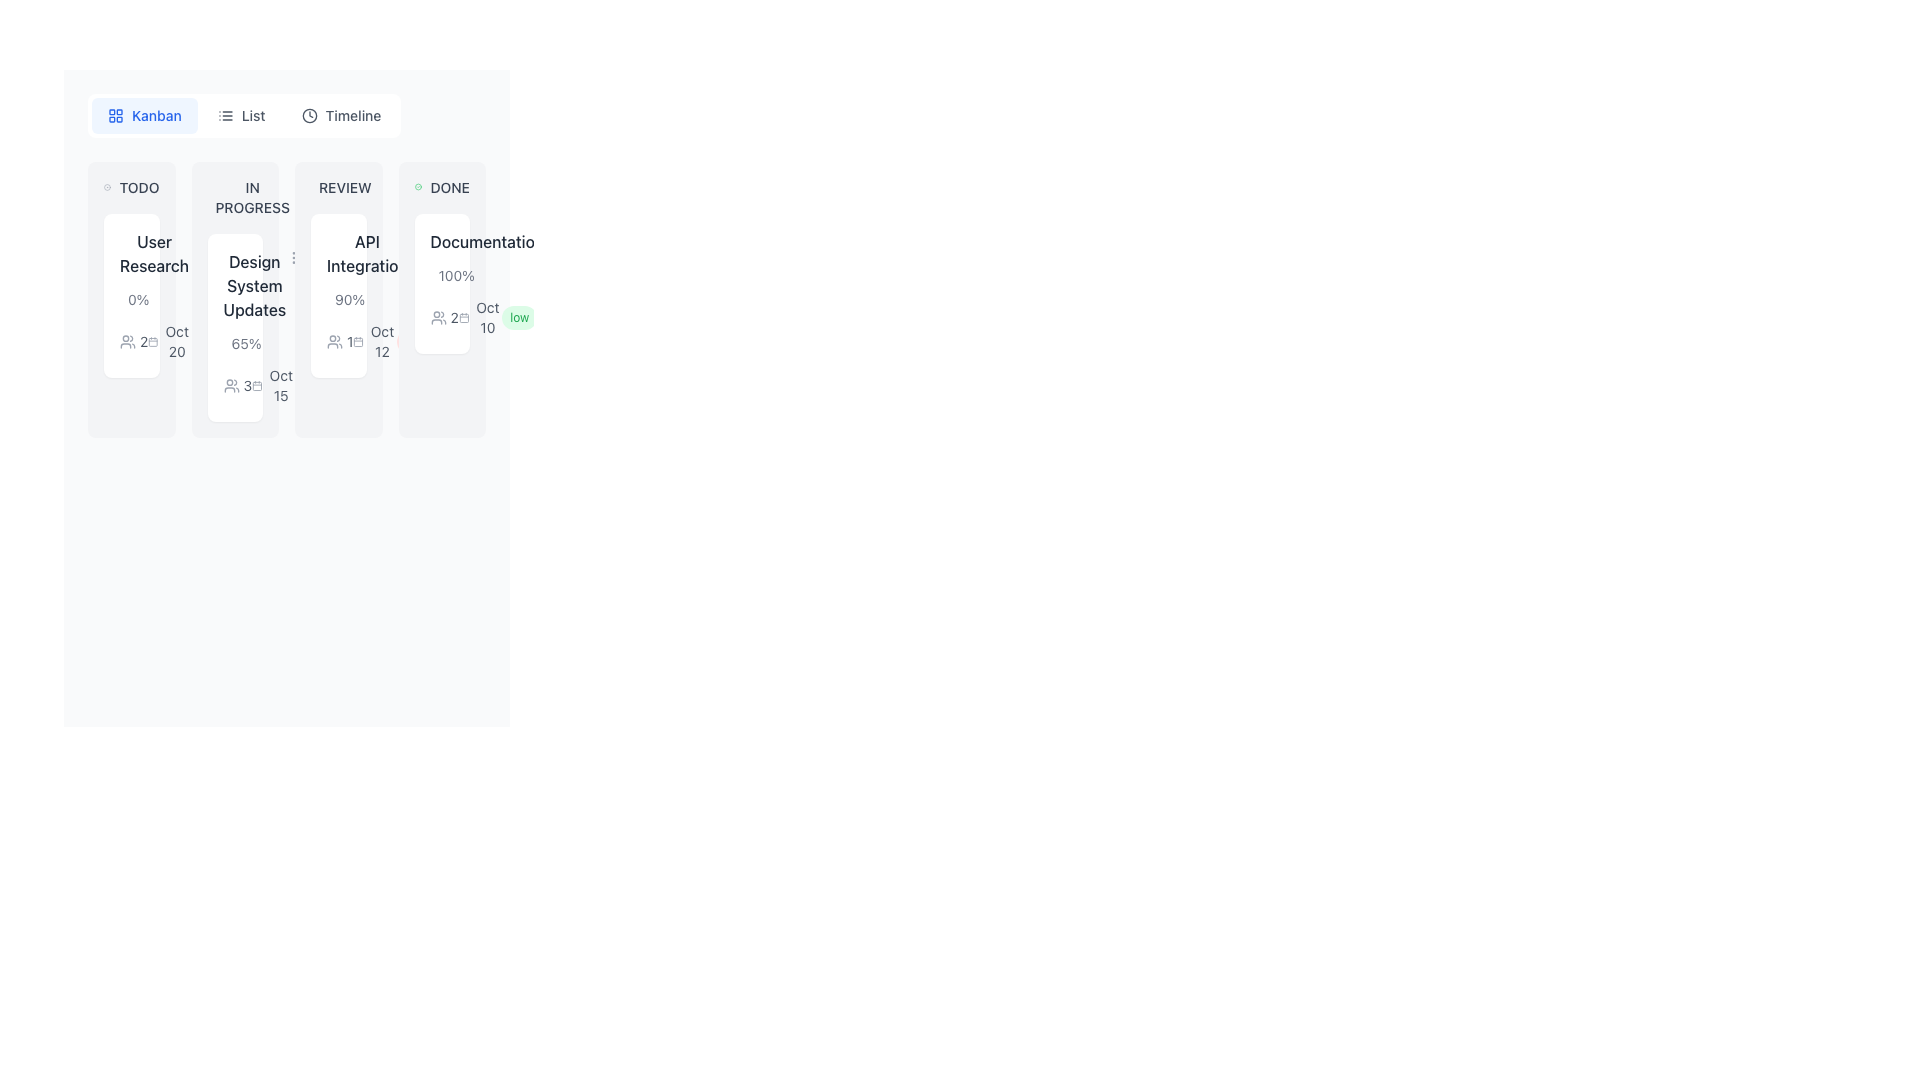 The height and width of the screenshot is (1080, 1920). Describe the element at coordinates (106, 188) in the screenshot. I see `the small, circular gray dot icon with a thin outline positioned to the left of the 'TODO' text in the Kanban board structure` at that location.